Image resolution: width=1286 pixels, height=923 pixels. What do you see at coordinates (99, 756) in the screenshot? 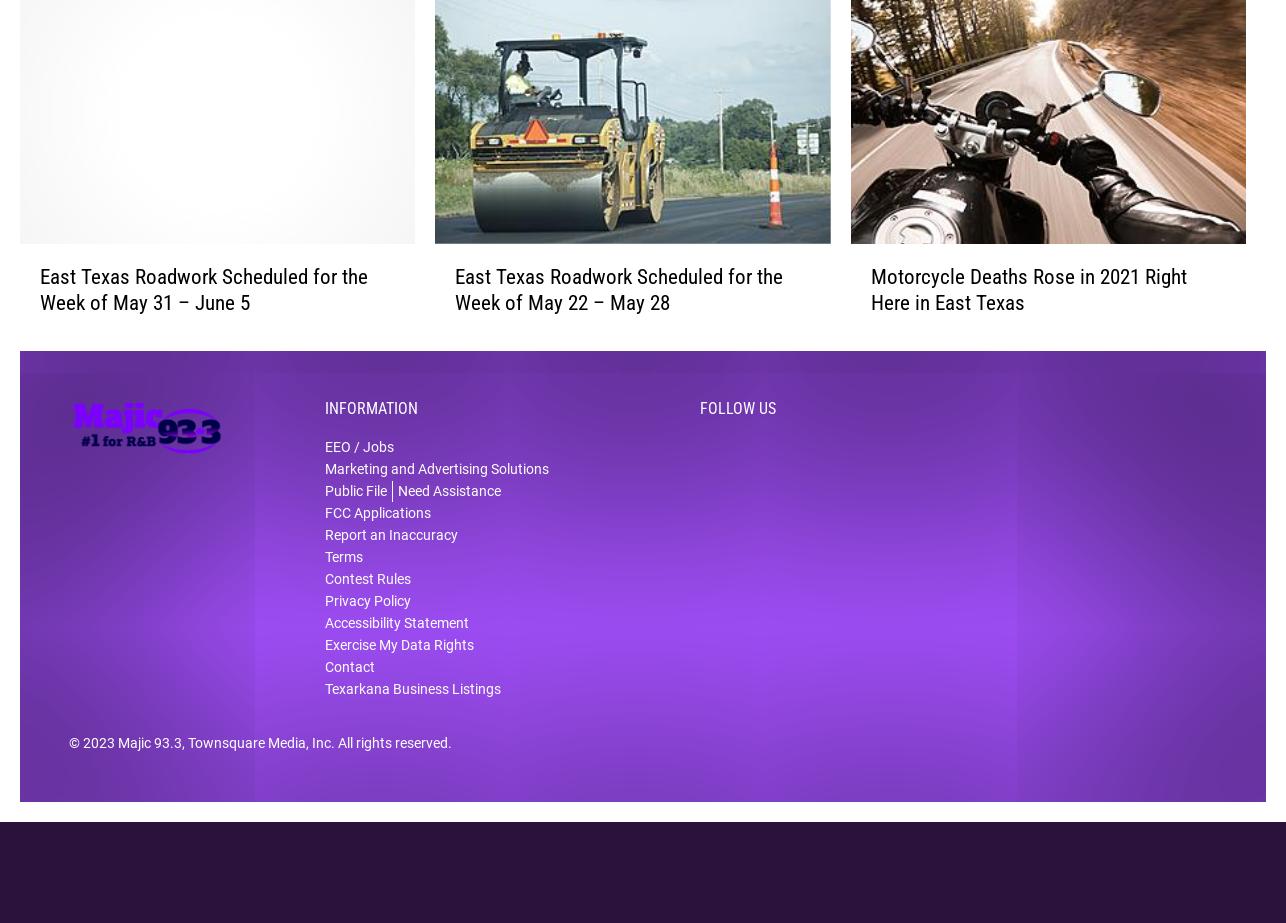
I see `'2023'` at bounding box center [99, 756].